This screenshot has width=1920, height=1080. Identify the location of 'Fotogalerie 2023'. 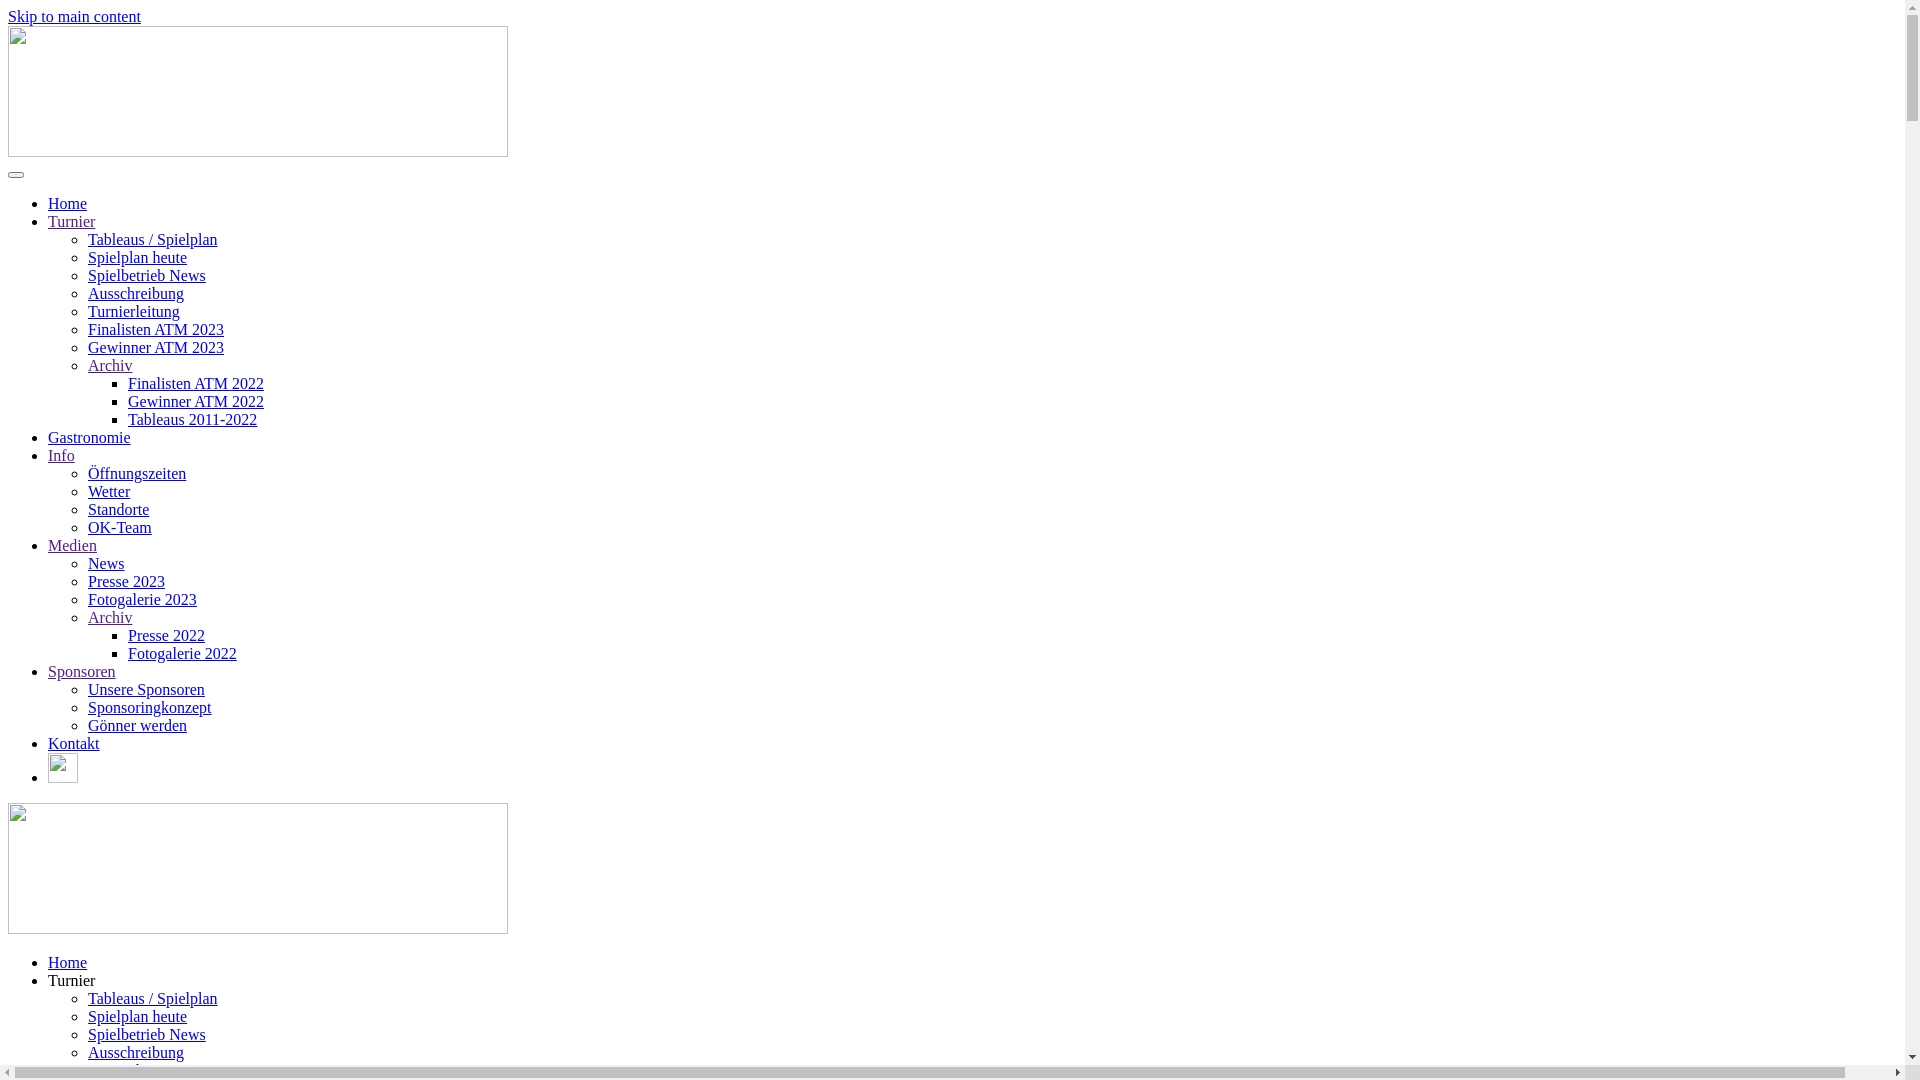
(141, 598).